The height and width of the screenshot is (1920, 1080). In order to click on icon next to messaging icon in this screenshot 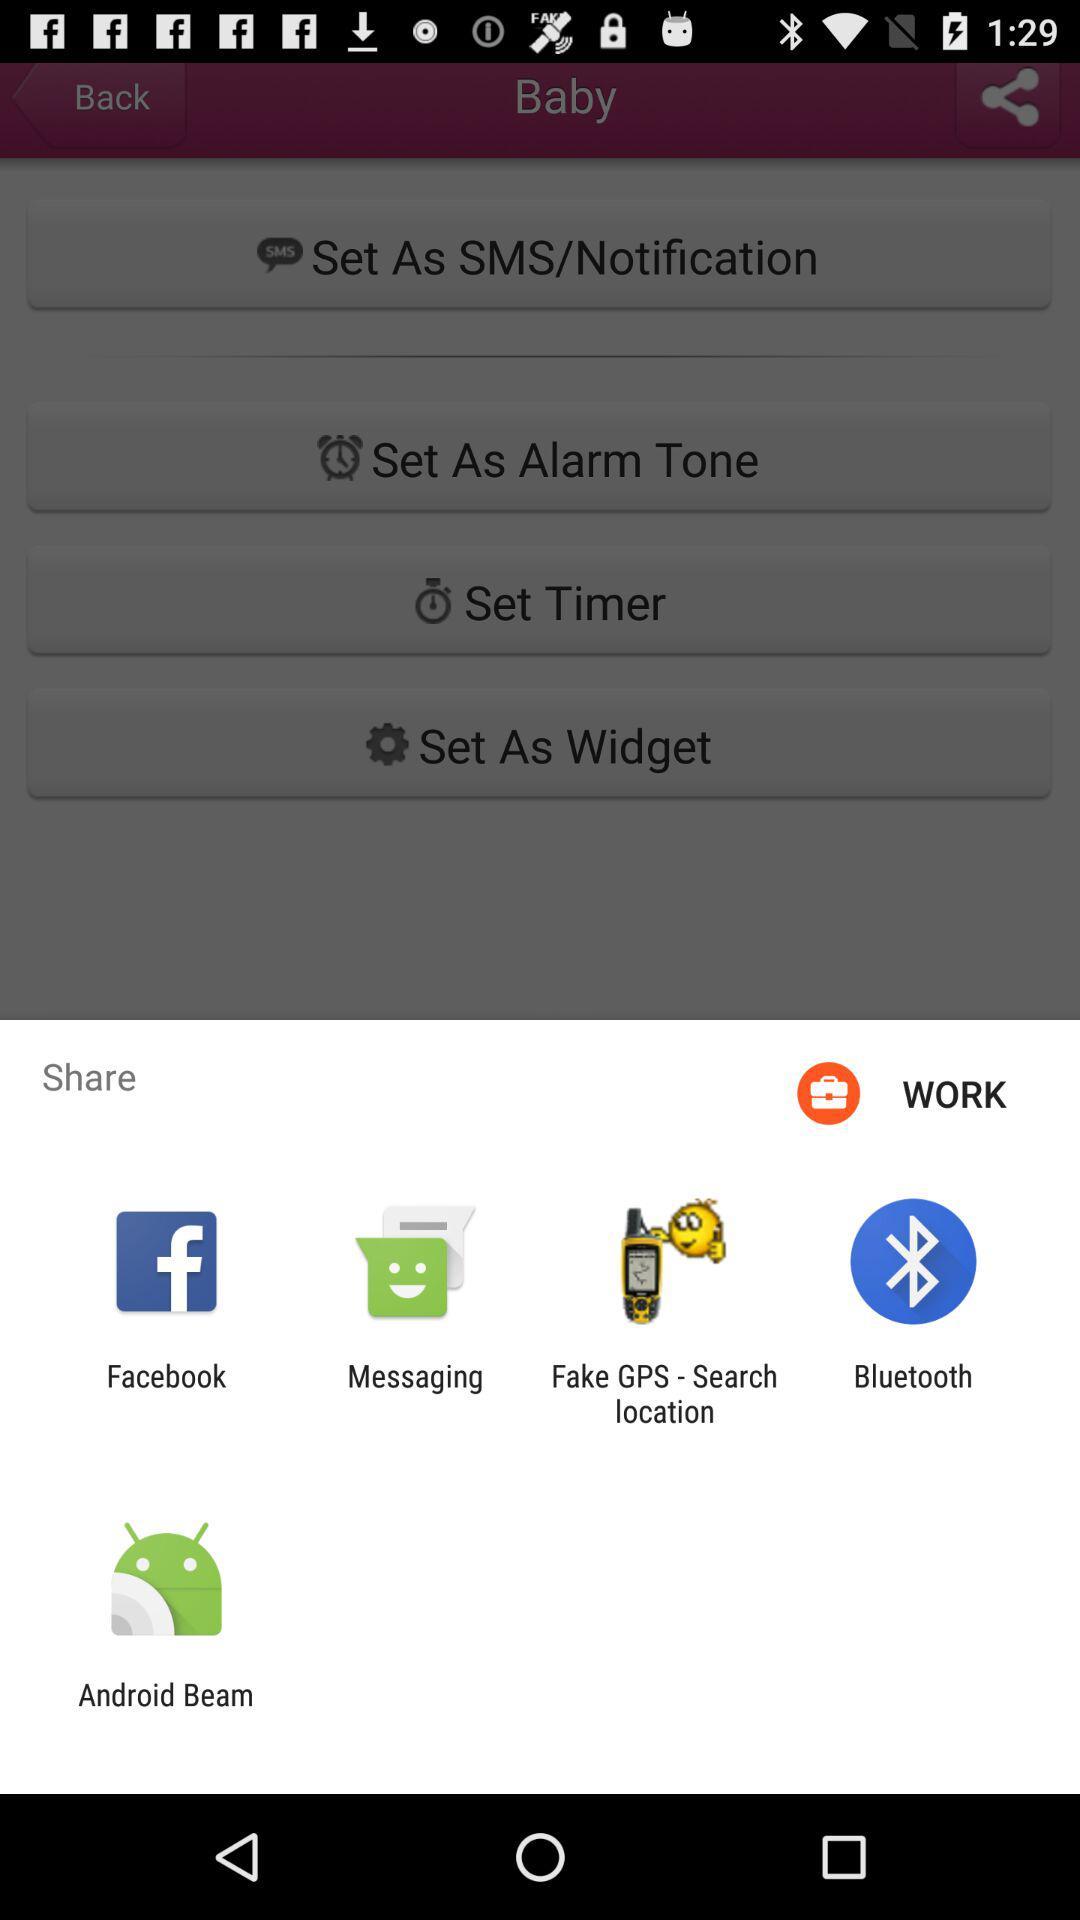, I will do `click(664, 1392)`.